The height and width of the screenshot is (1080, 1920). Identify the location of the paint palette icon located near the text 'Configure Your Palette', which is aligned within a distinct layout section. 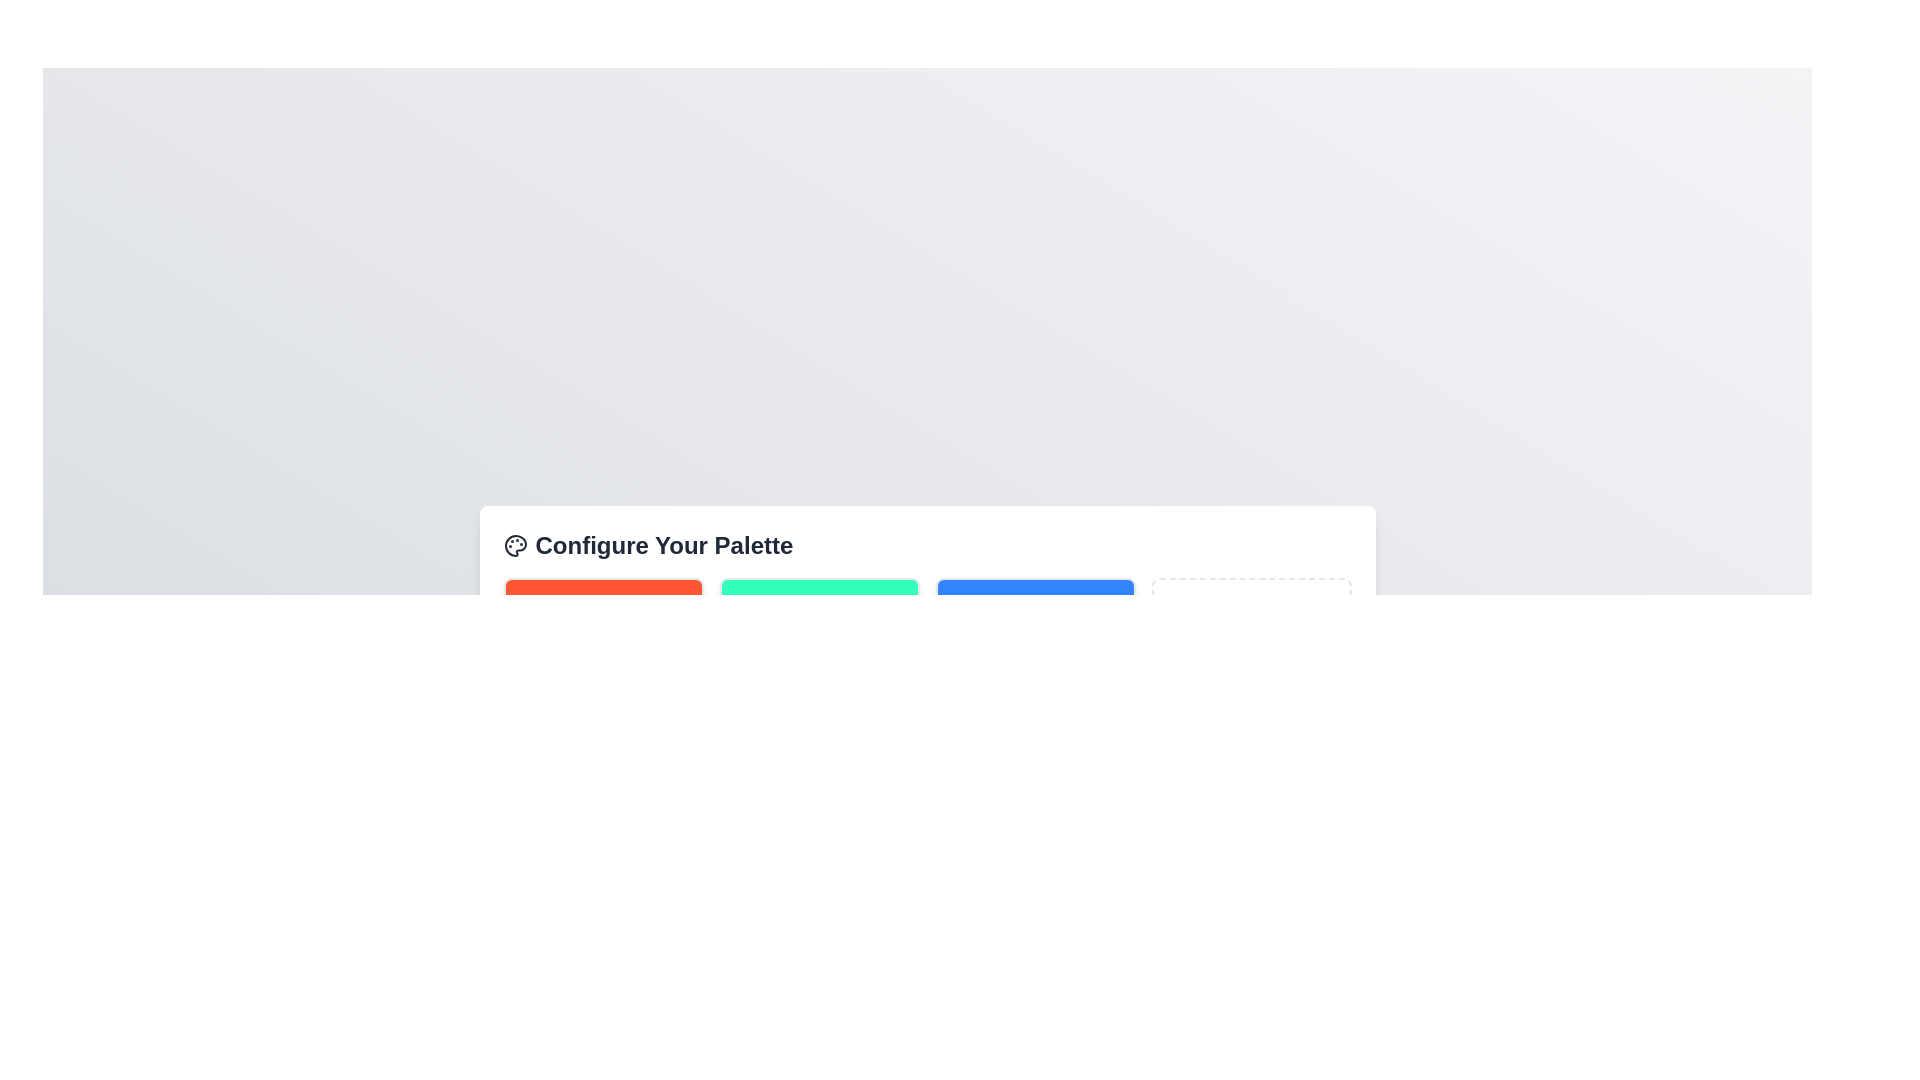
(515, 546).